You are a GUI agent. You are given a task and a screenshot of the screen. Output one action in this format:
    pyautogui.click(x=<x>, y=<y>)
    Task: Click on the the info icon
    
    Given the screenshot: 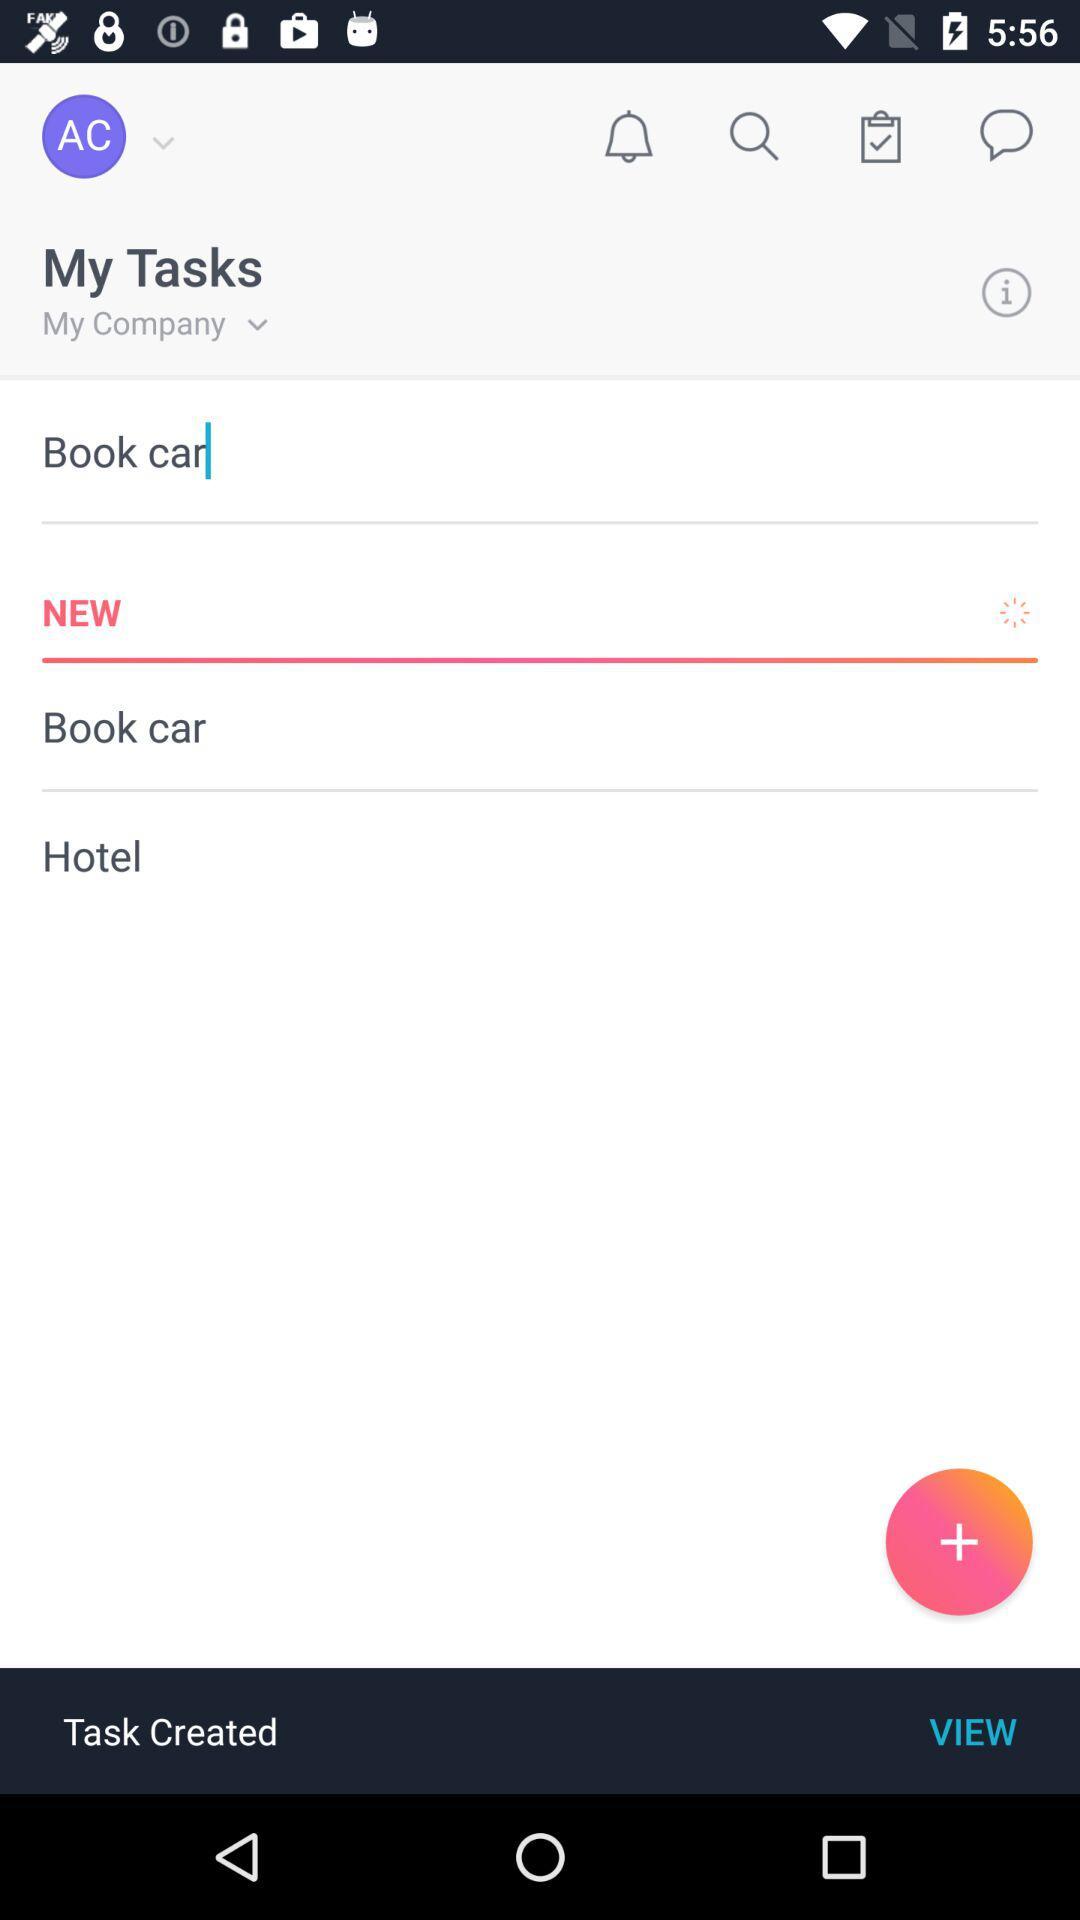 What is the action you would take?
    pyautogui.click(x=1006, y=291)
    